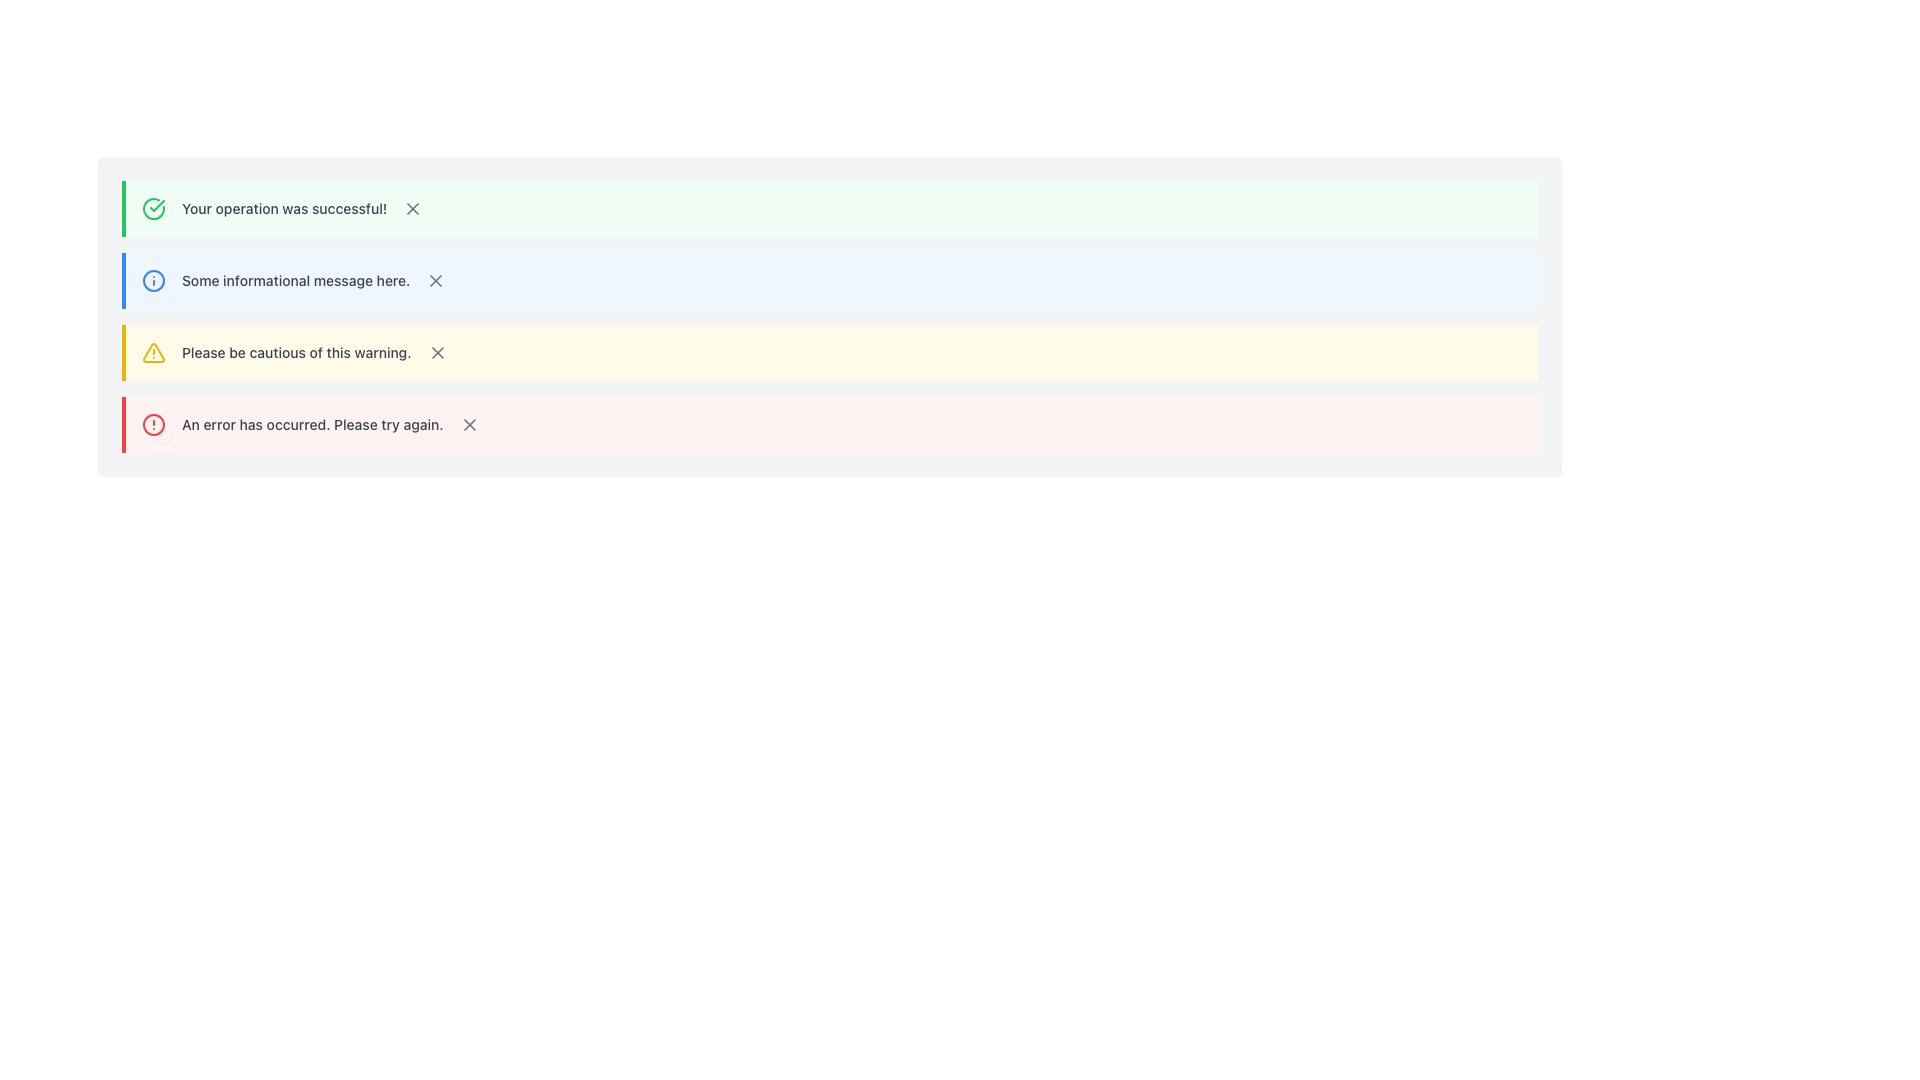  What do you see at coordinates (152, 281) in the screenshot?
I see `the circular information icon with a blue outline and white background, located in the second row of the notification list, to the left of the text 'Some informational message here.'` at bounding box center [152, 281].